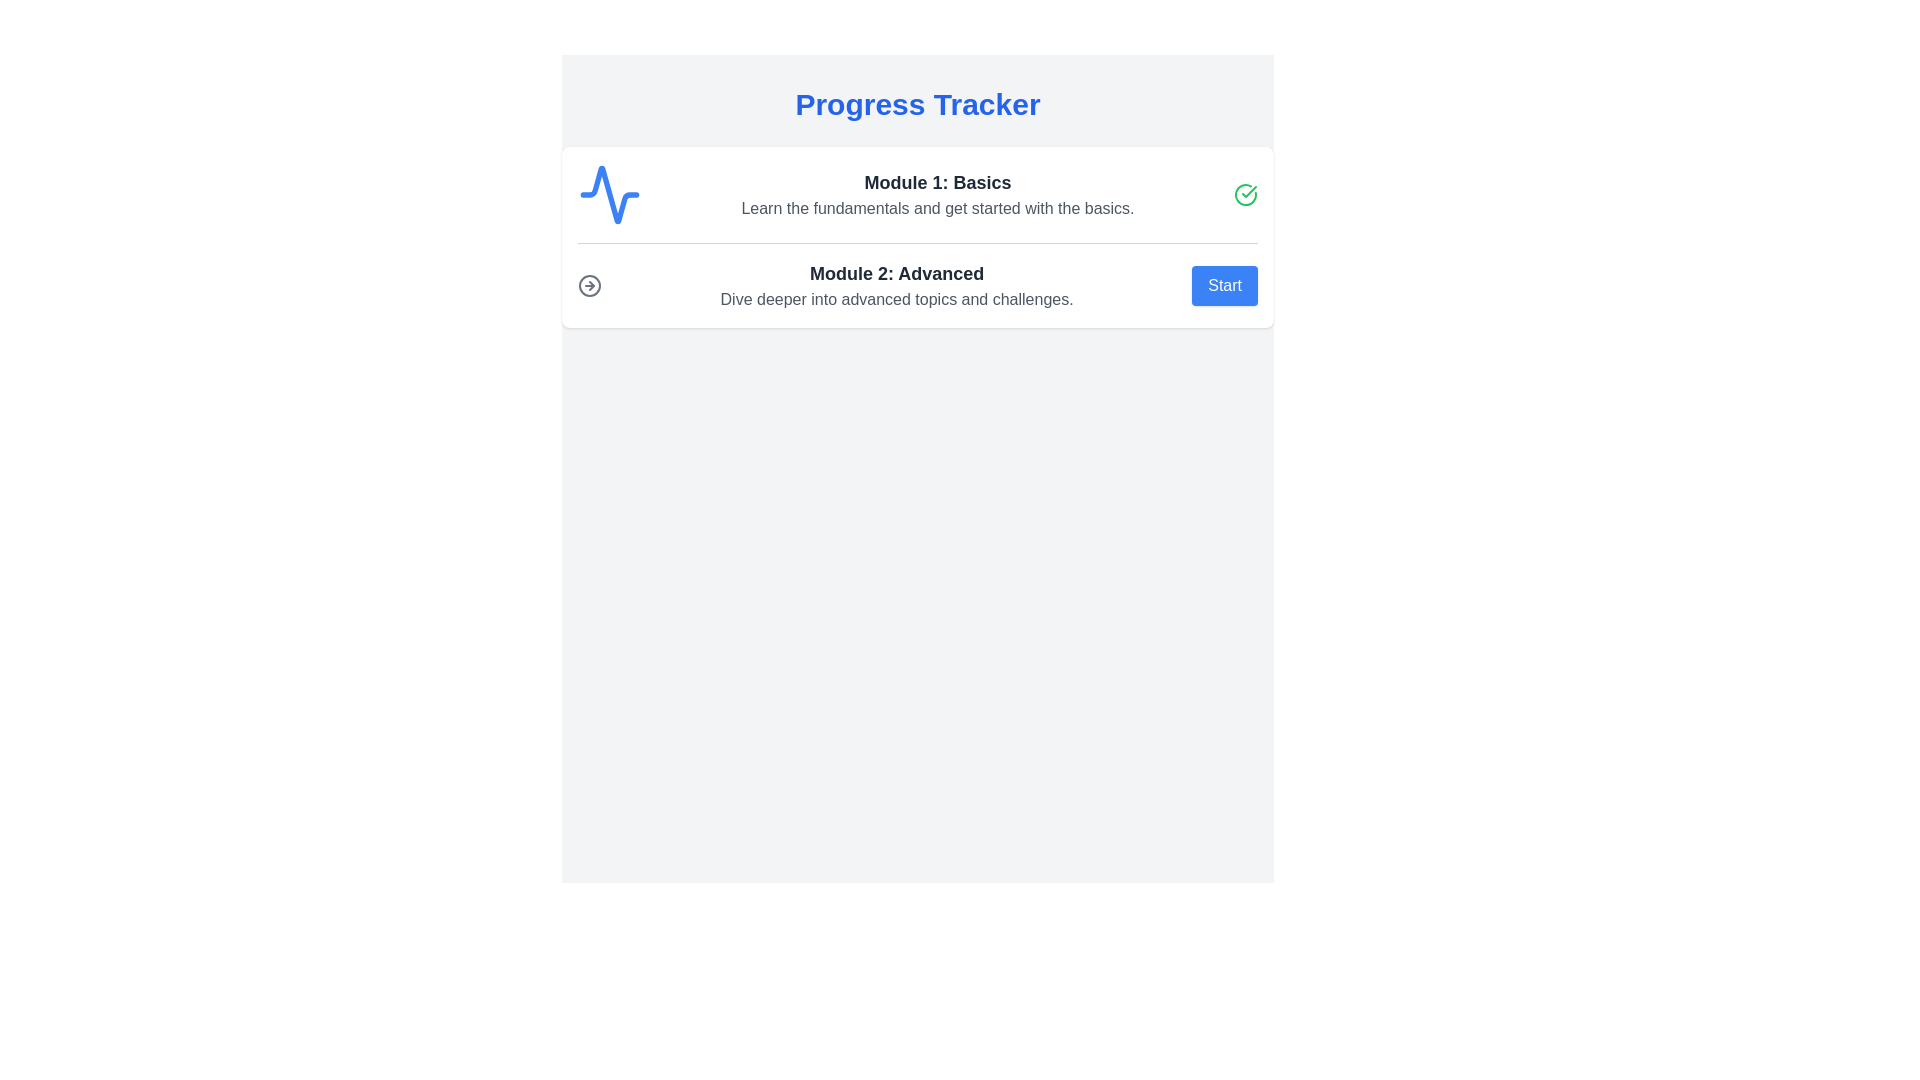  Describe the element at coordinates (936, 195) in the screenshot. I see `the textual component displaying 'Module 1: Basics' and its description, which is centrally aligned and located to the center-right of a blue waveform icon and adjacent to a checkmark icon` at that location.